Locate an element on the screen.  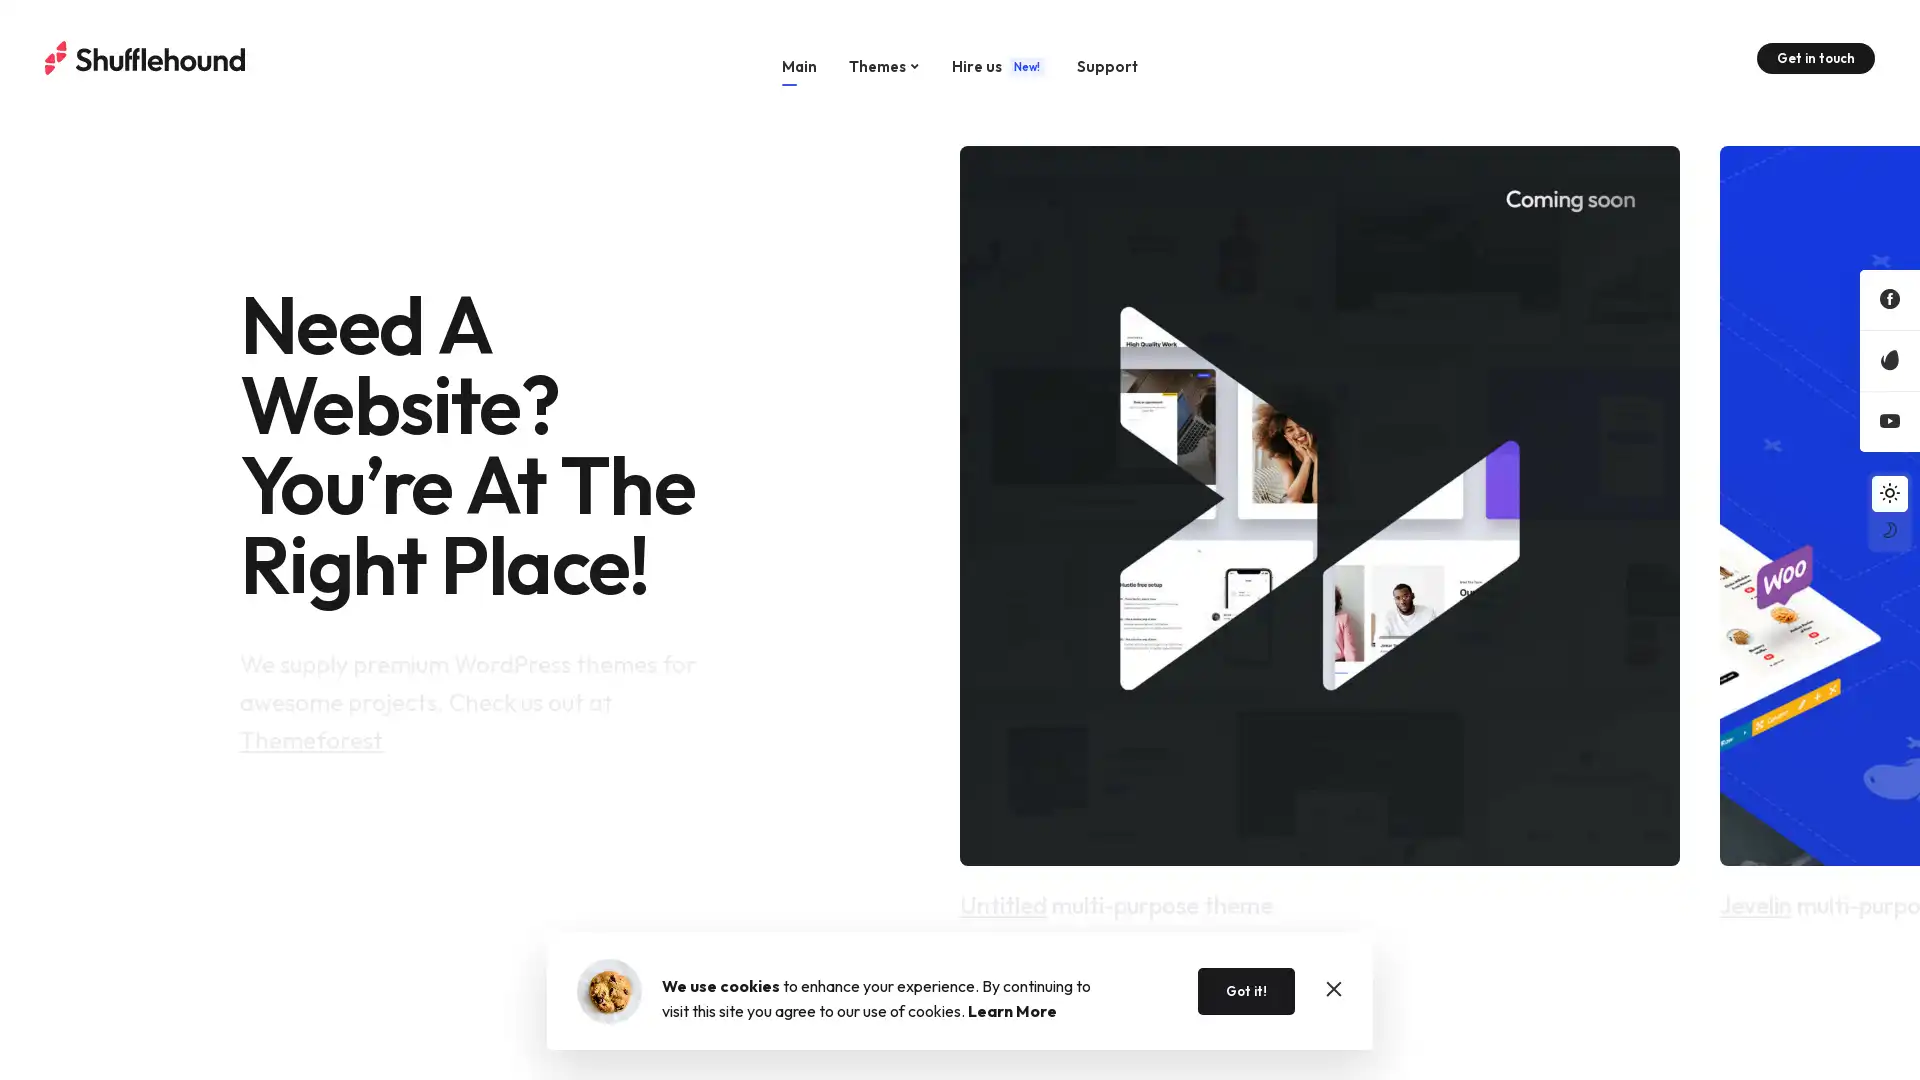
Get in touch is located at coordinates (1814, 56).